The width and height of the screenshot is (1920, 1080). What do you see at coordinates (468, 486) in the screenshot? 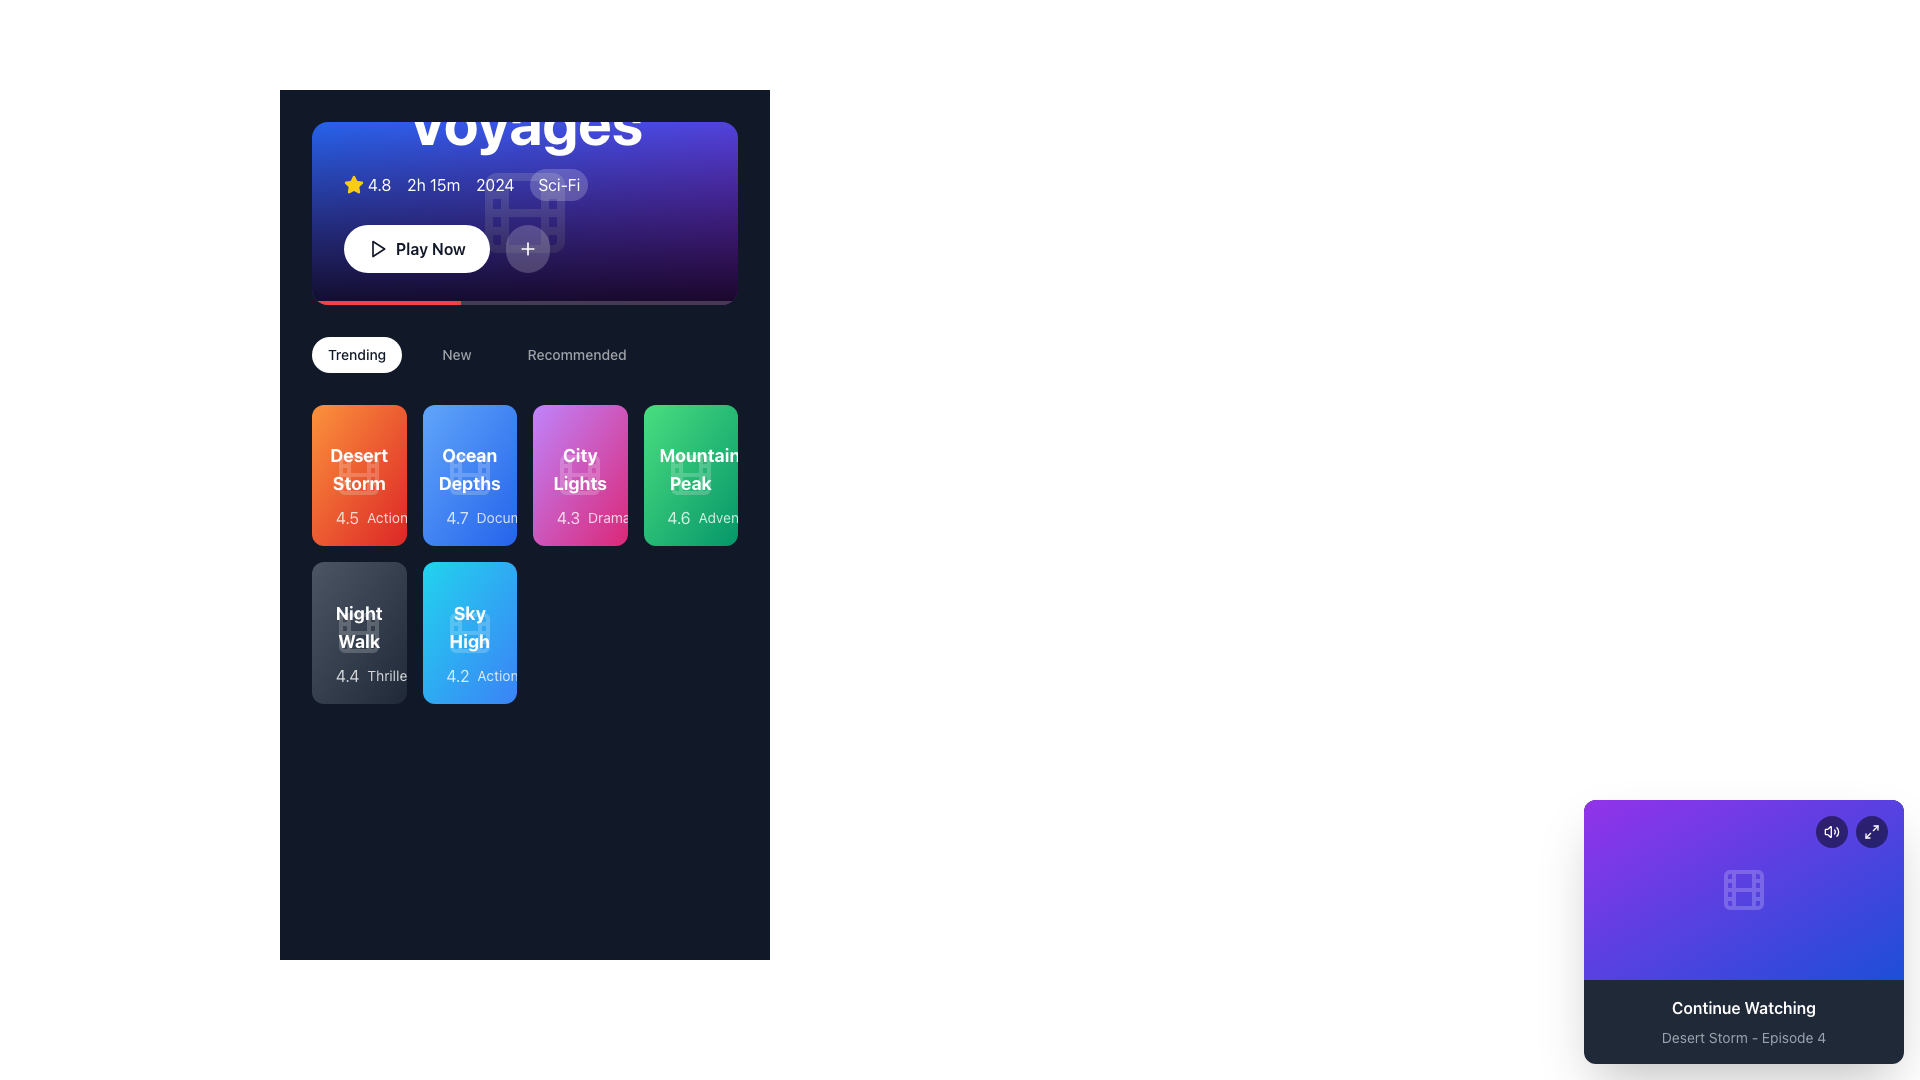
I see `the 'Ocean Depths' documentary card located in the second column of the first row within the Trending section` at bounding box center [468, 486].